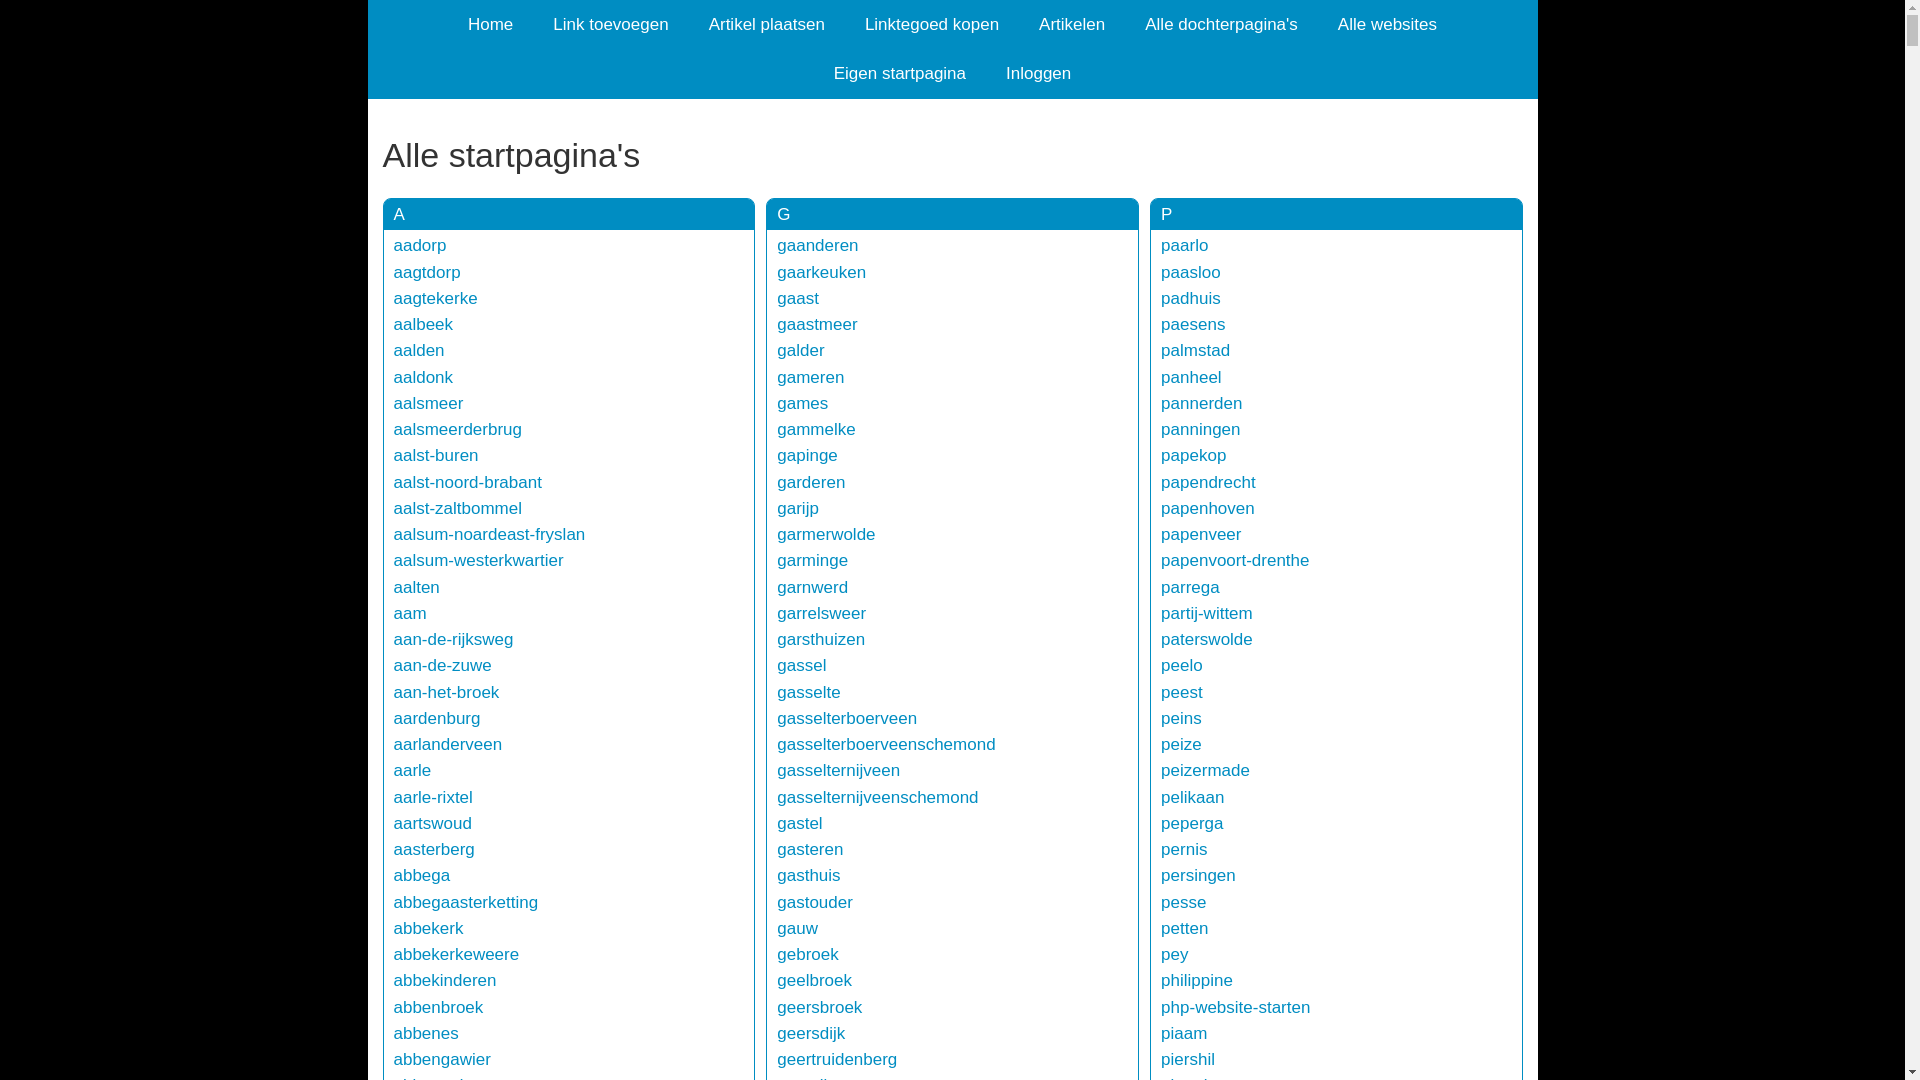 This screenshot has width=1920, height=1080. I want to click on 'garderen', so click(811, 482).